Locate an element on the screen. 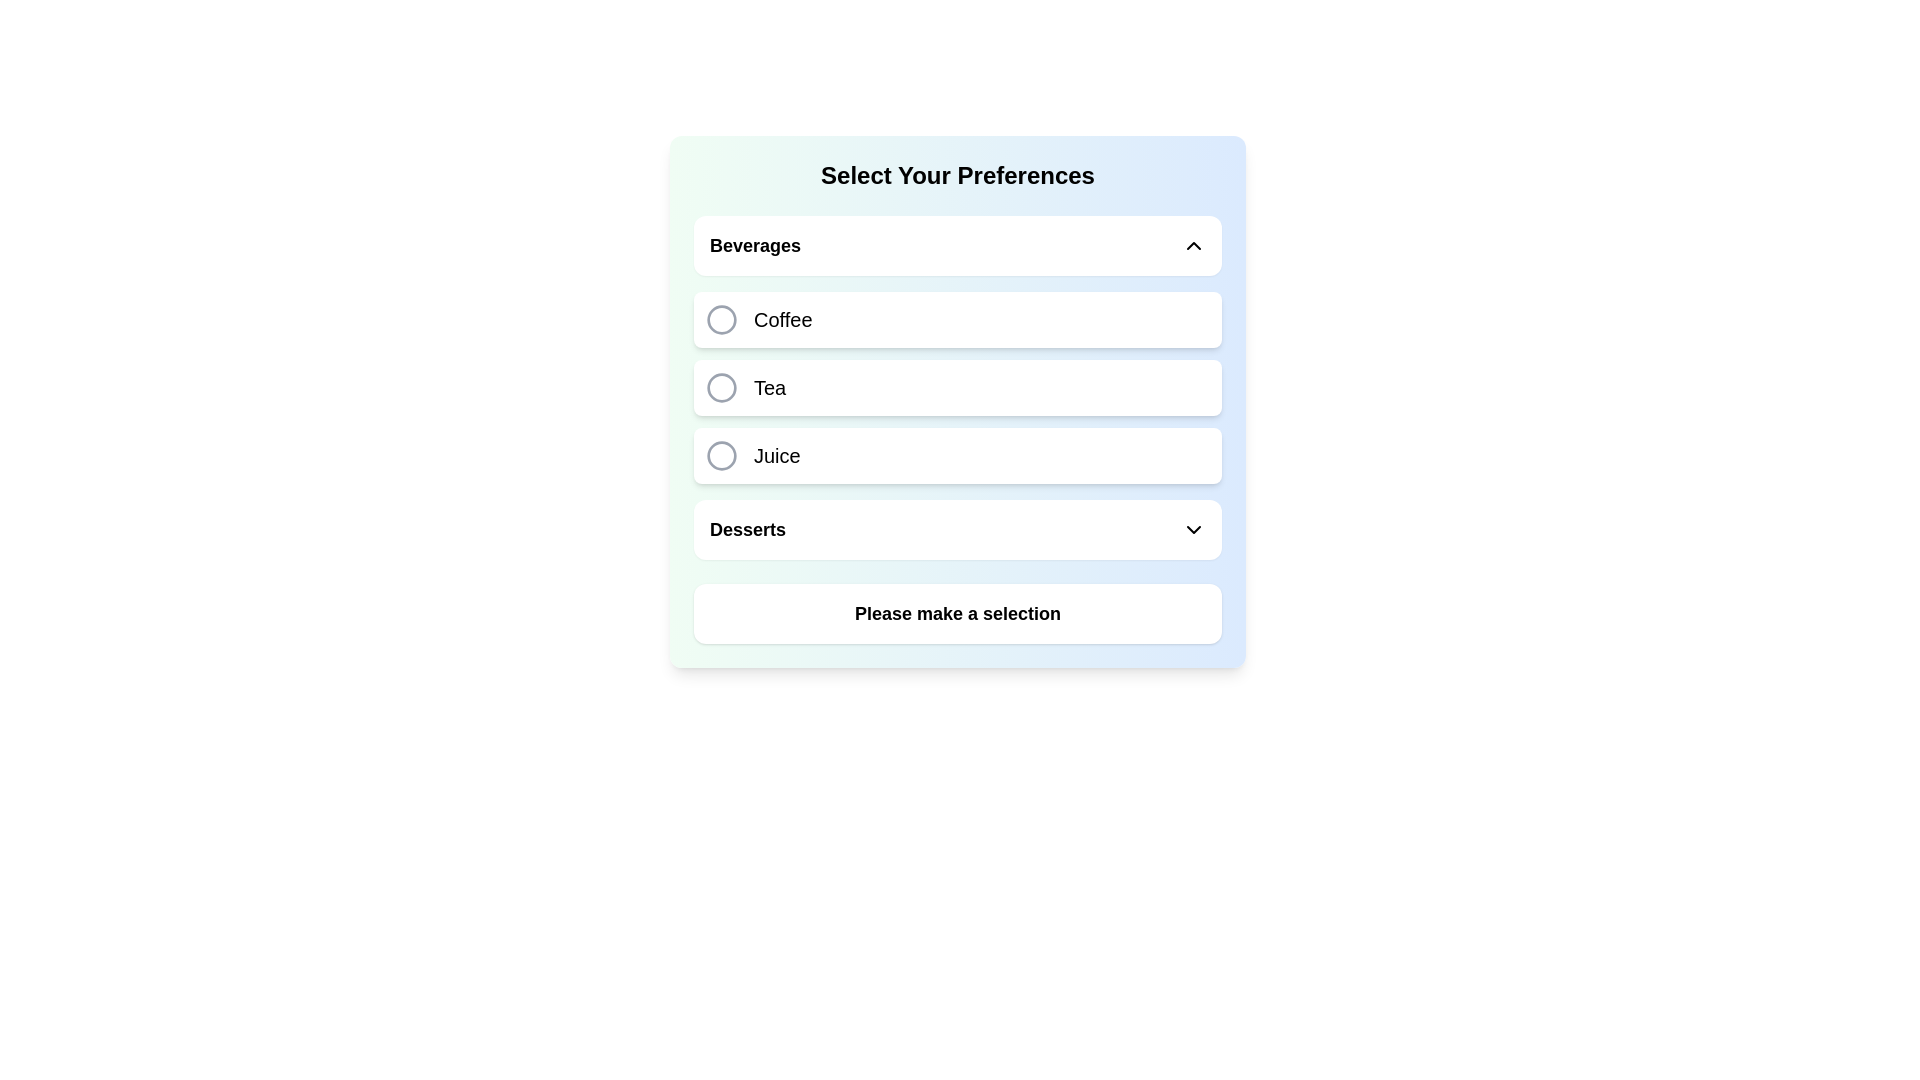 The image size is (1920, 1080). the label for the beverage category 'Coffee', which is positioned in the second row of the 'Beverages' section, next to a radio button is located at coordinates (782, 319).